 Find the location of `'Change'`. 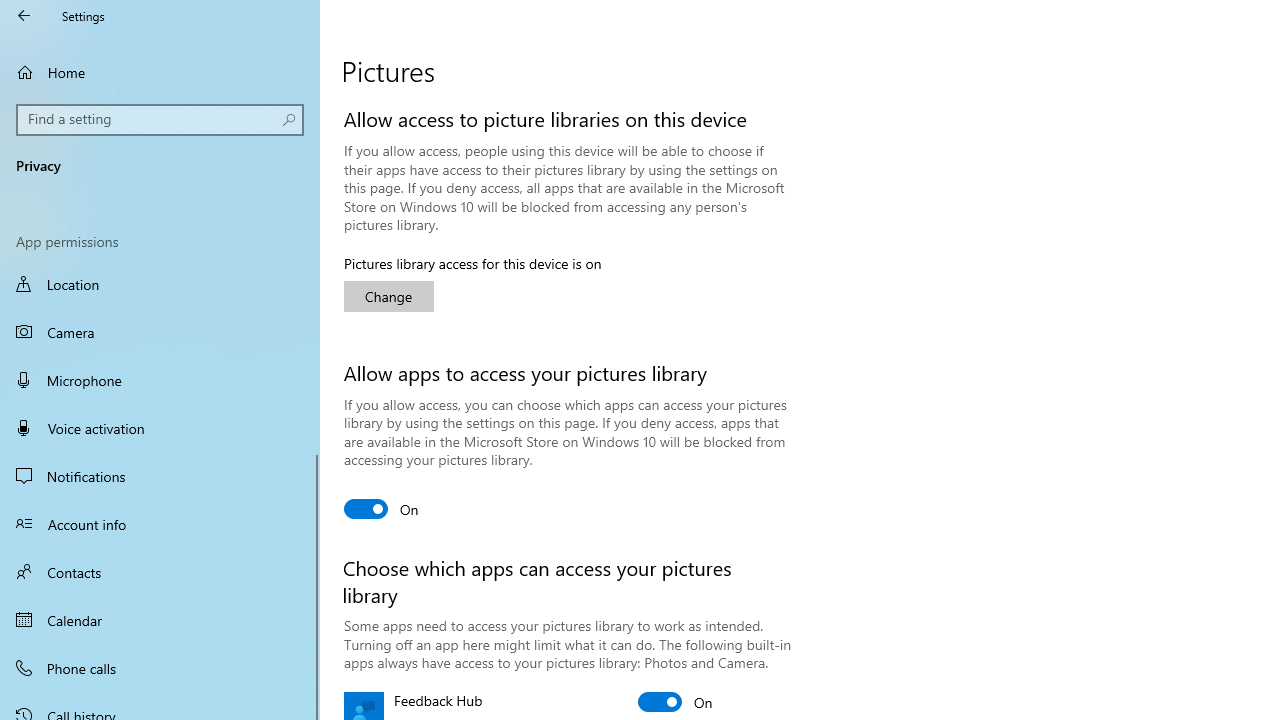

'Change' is located at coordinates (389, 296).